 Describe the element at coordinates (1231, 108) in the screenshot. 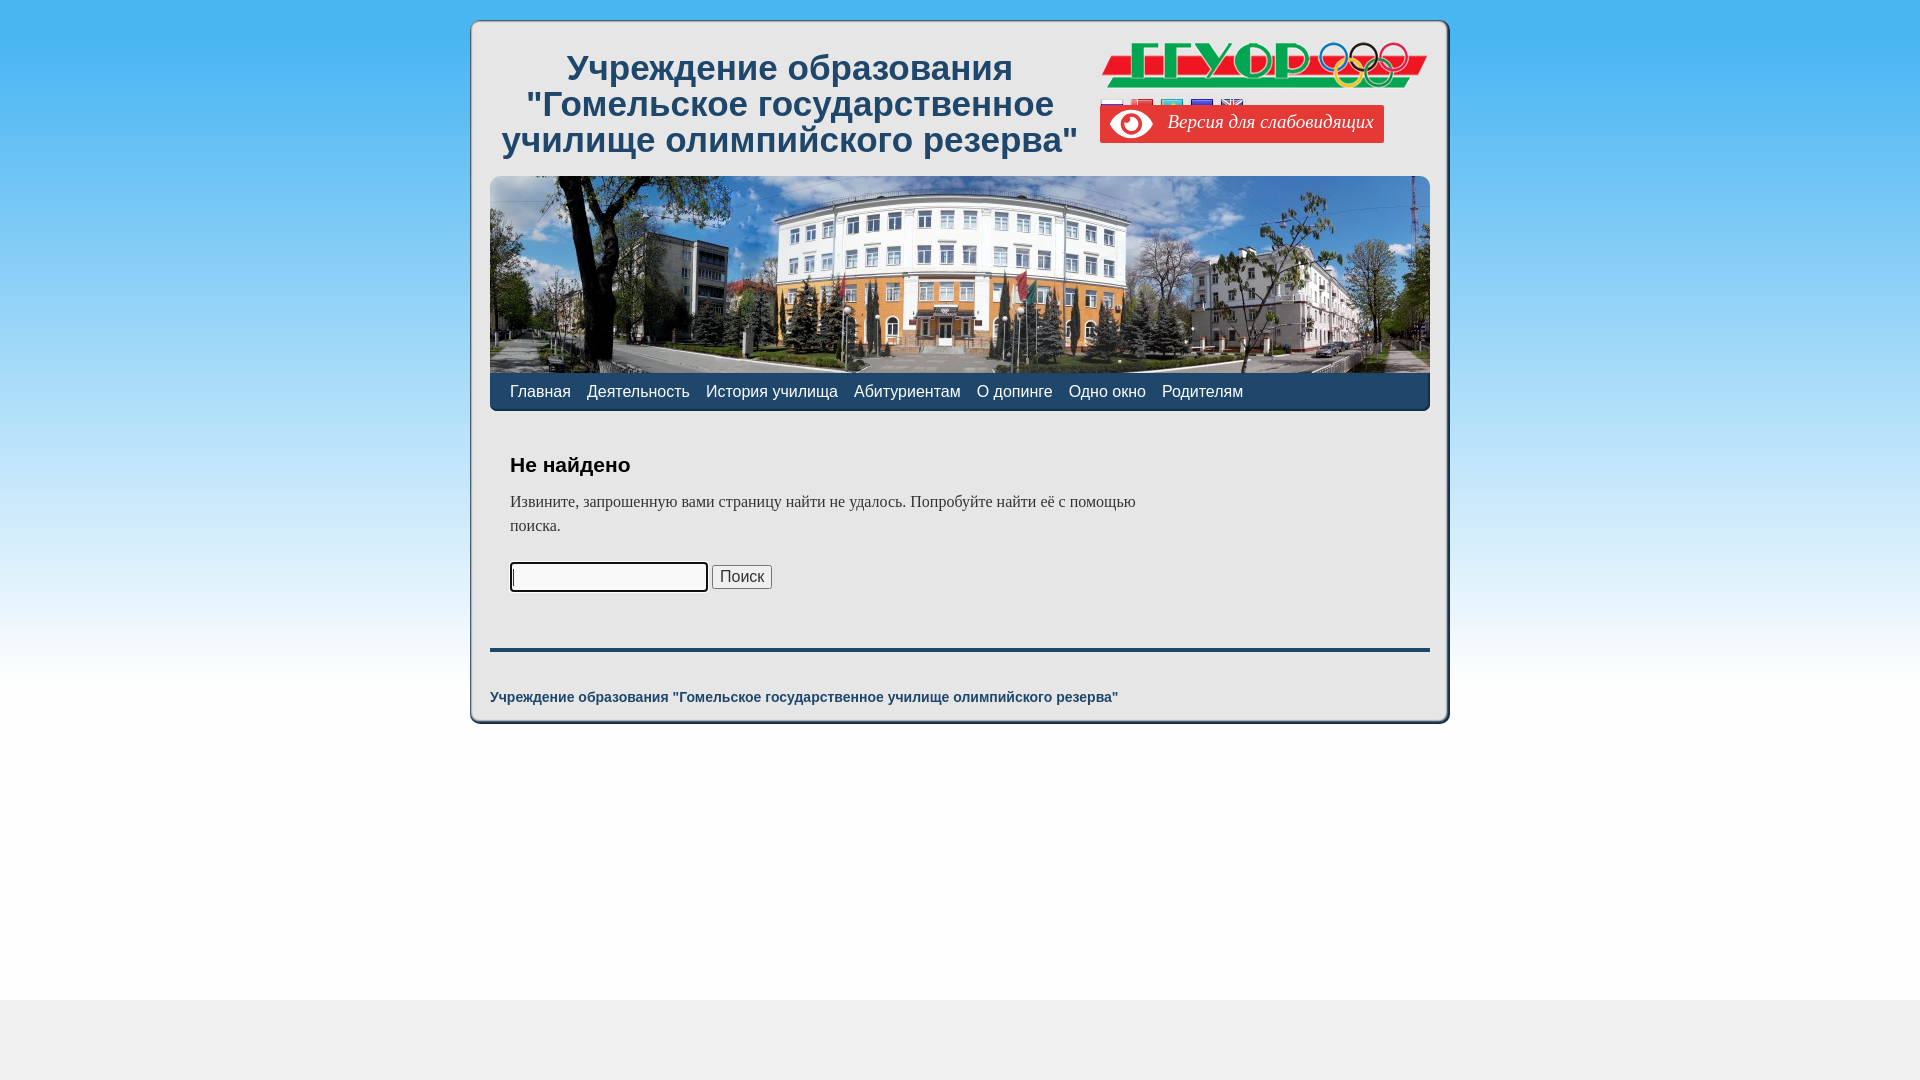

I see `'English'` at that location.